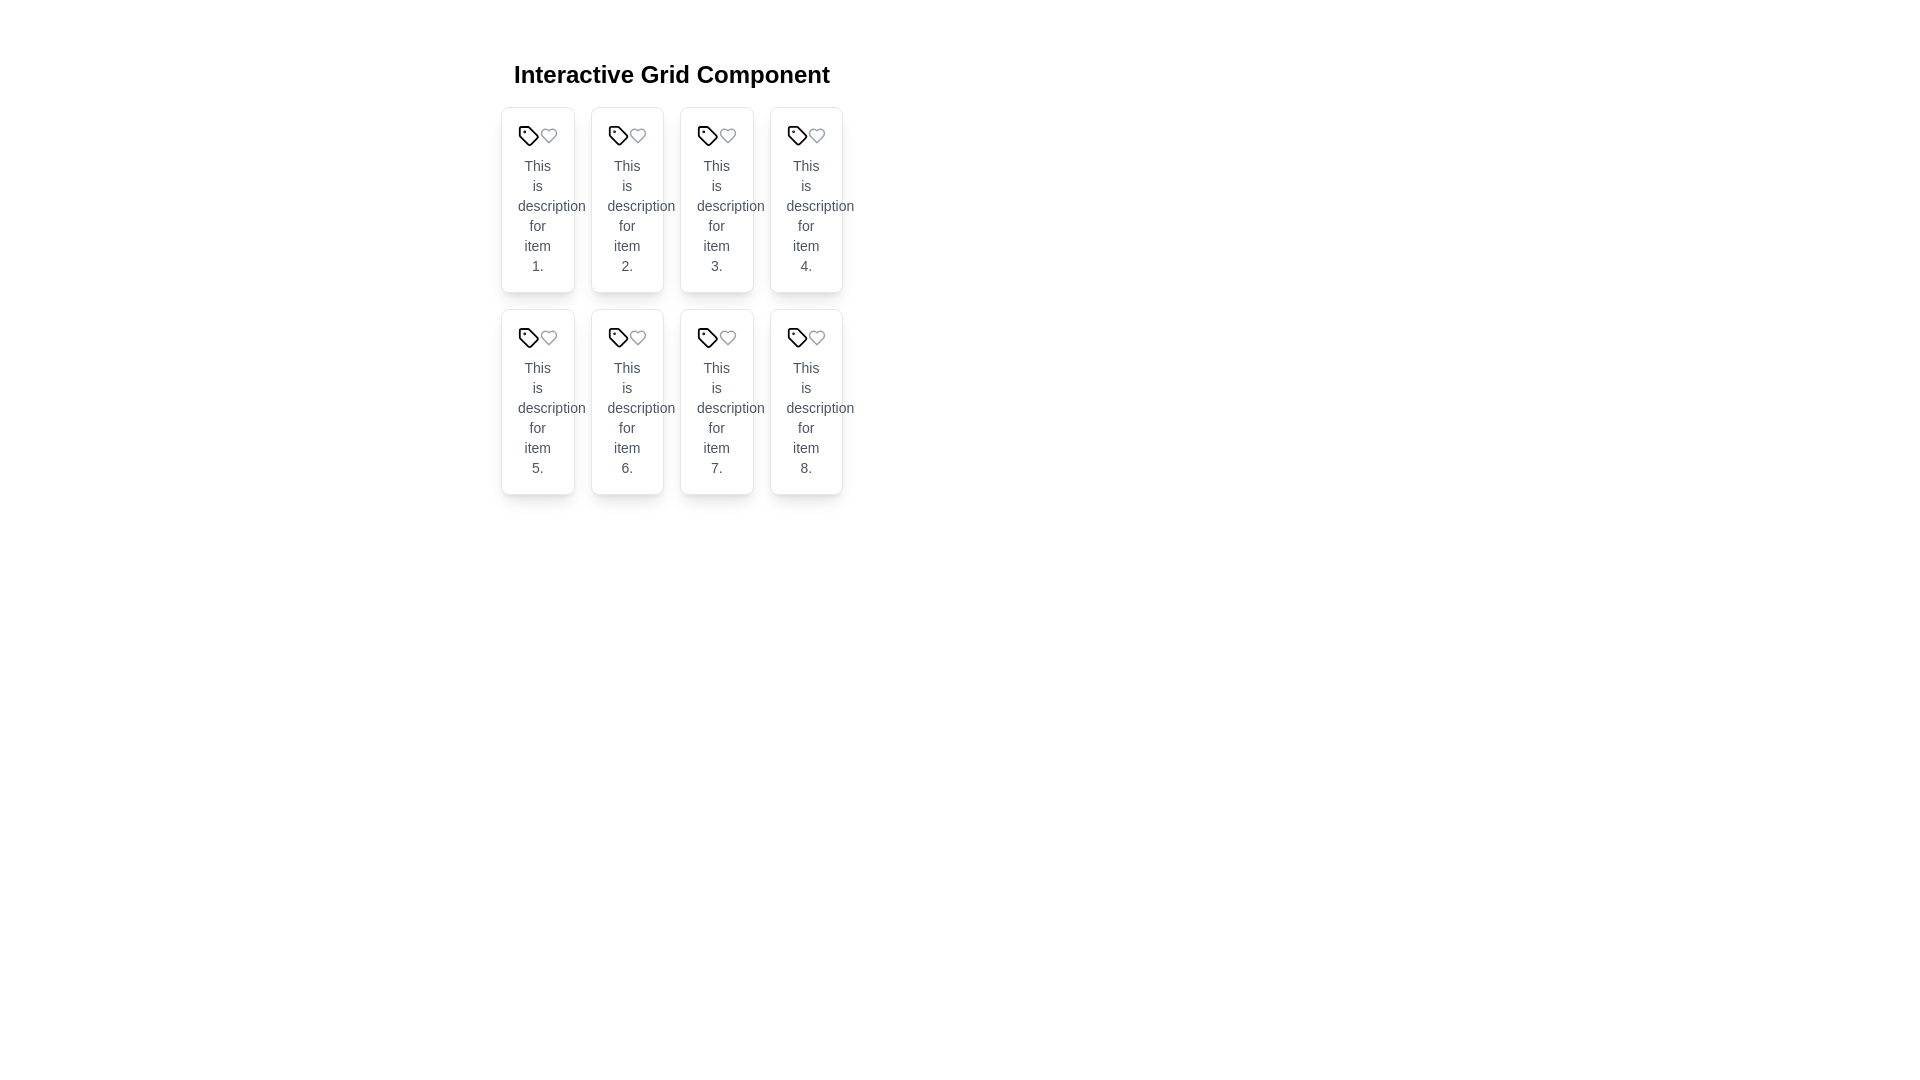 This screenshot has height=1080, width=1920. Describe the element at coordinates (548, 337) in the screenshot. I see `the heart-shaped icon for 'like' or 'favorite' located above the description text for item 5` at that location.